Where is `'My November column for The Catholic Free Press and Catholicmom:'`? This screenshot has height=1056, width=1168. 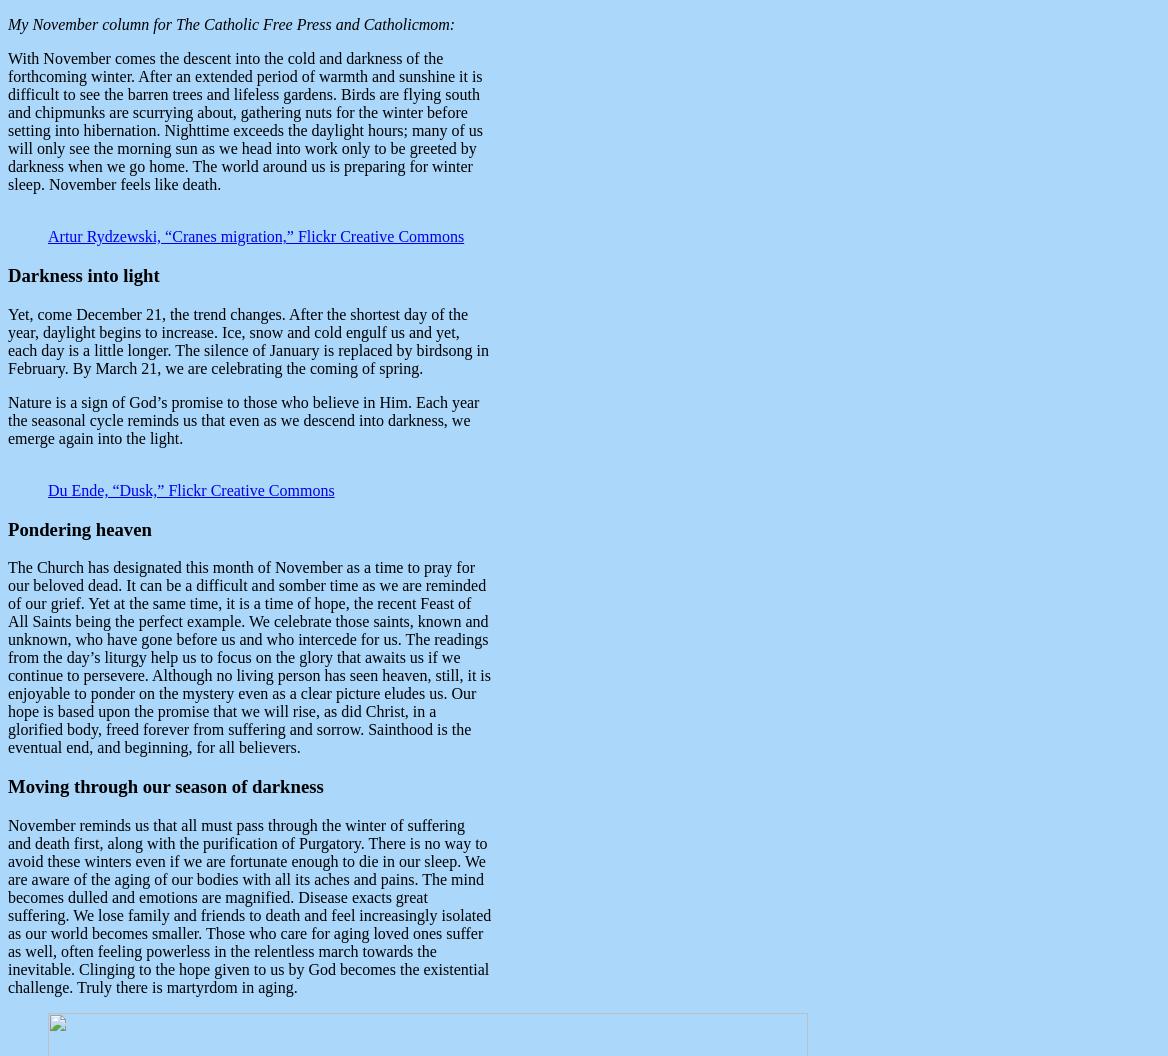
'My November column for The Catholic Free Press and Catholicmom:' is located at coordinates (230, 24).